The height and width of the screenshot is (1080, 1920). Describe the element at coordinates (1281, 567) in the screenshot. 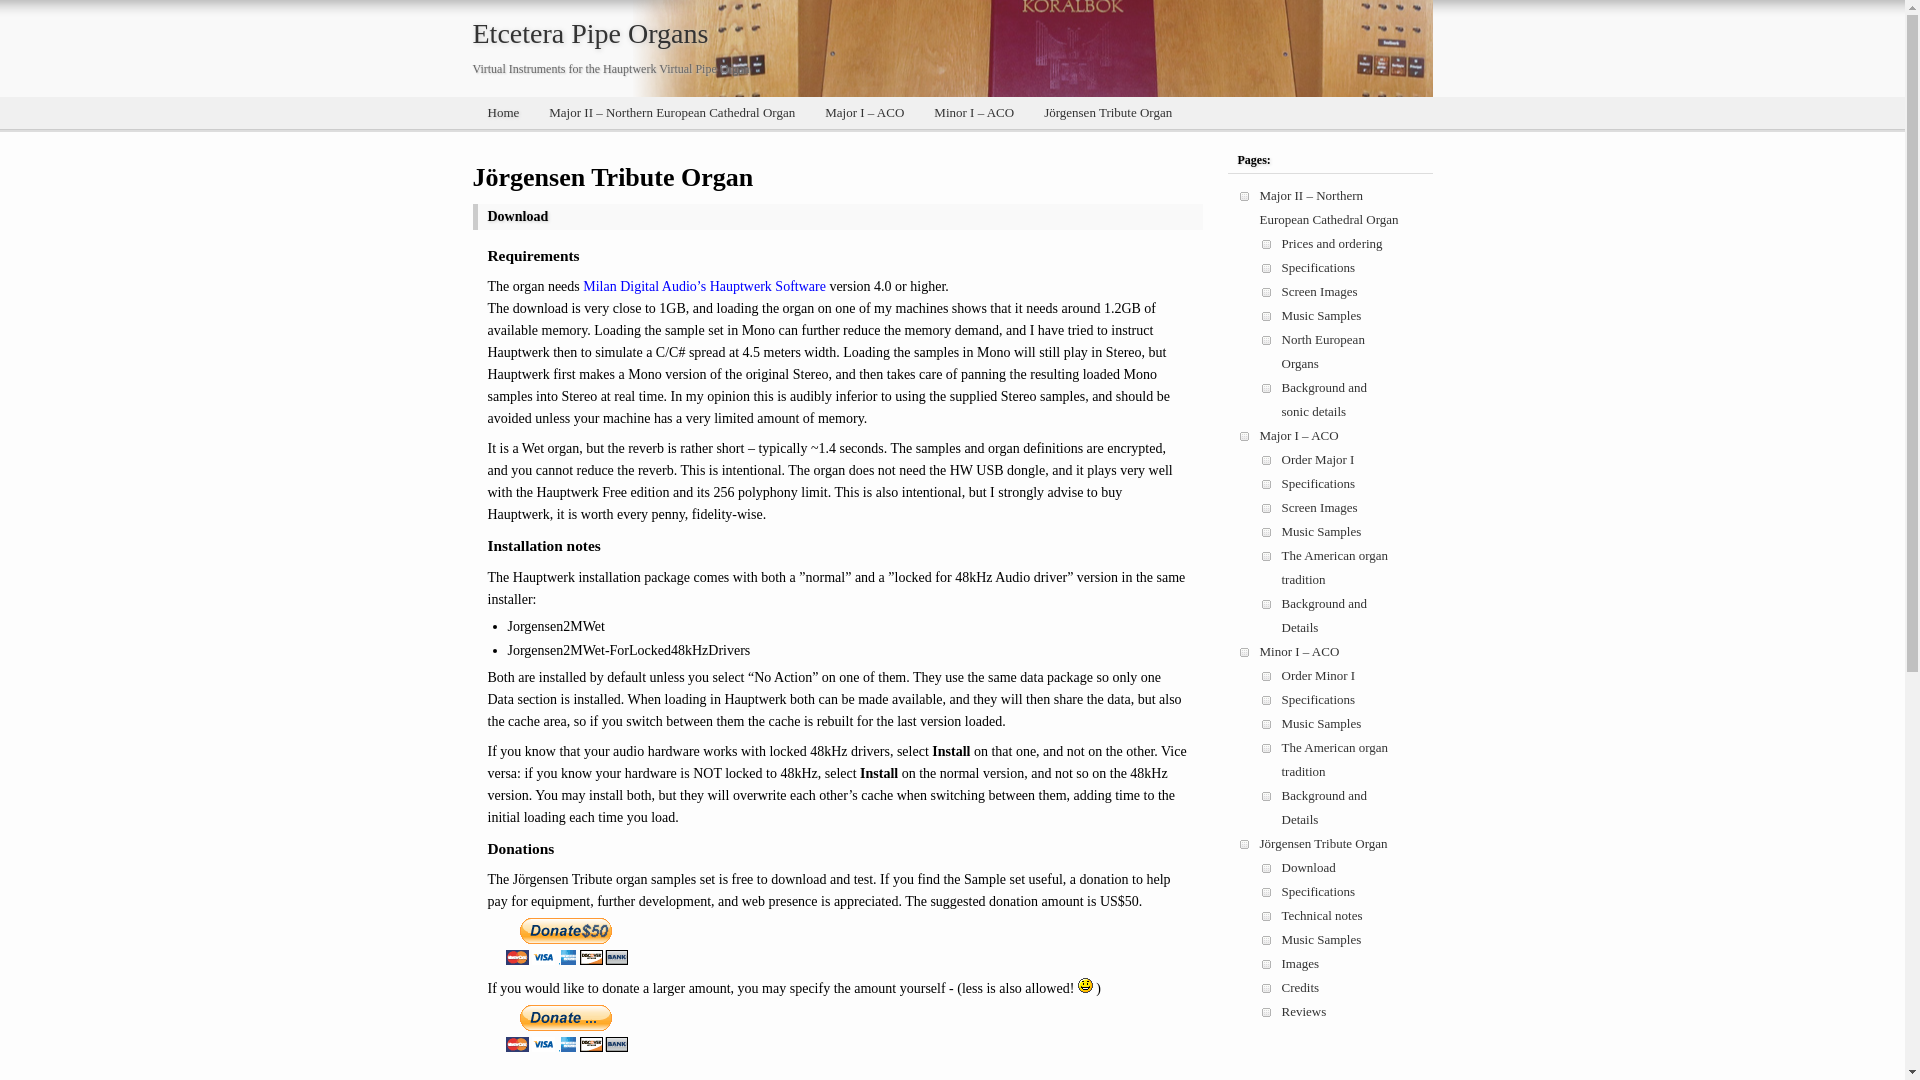

I see `'The American organ tradition'` at that location.